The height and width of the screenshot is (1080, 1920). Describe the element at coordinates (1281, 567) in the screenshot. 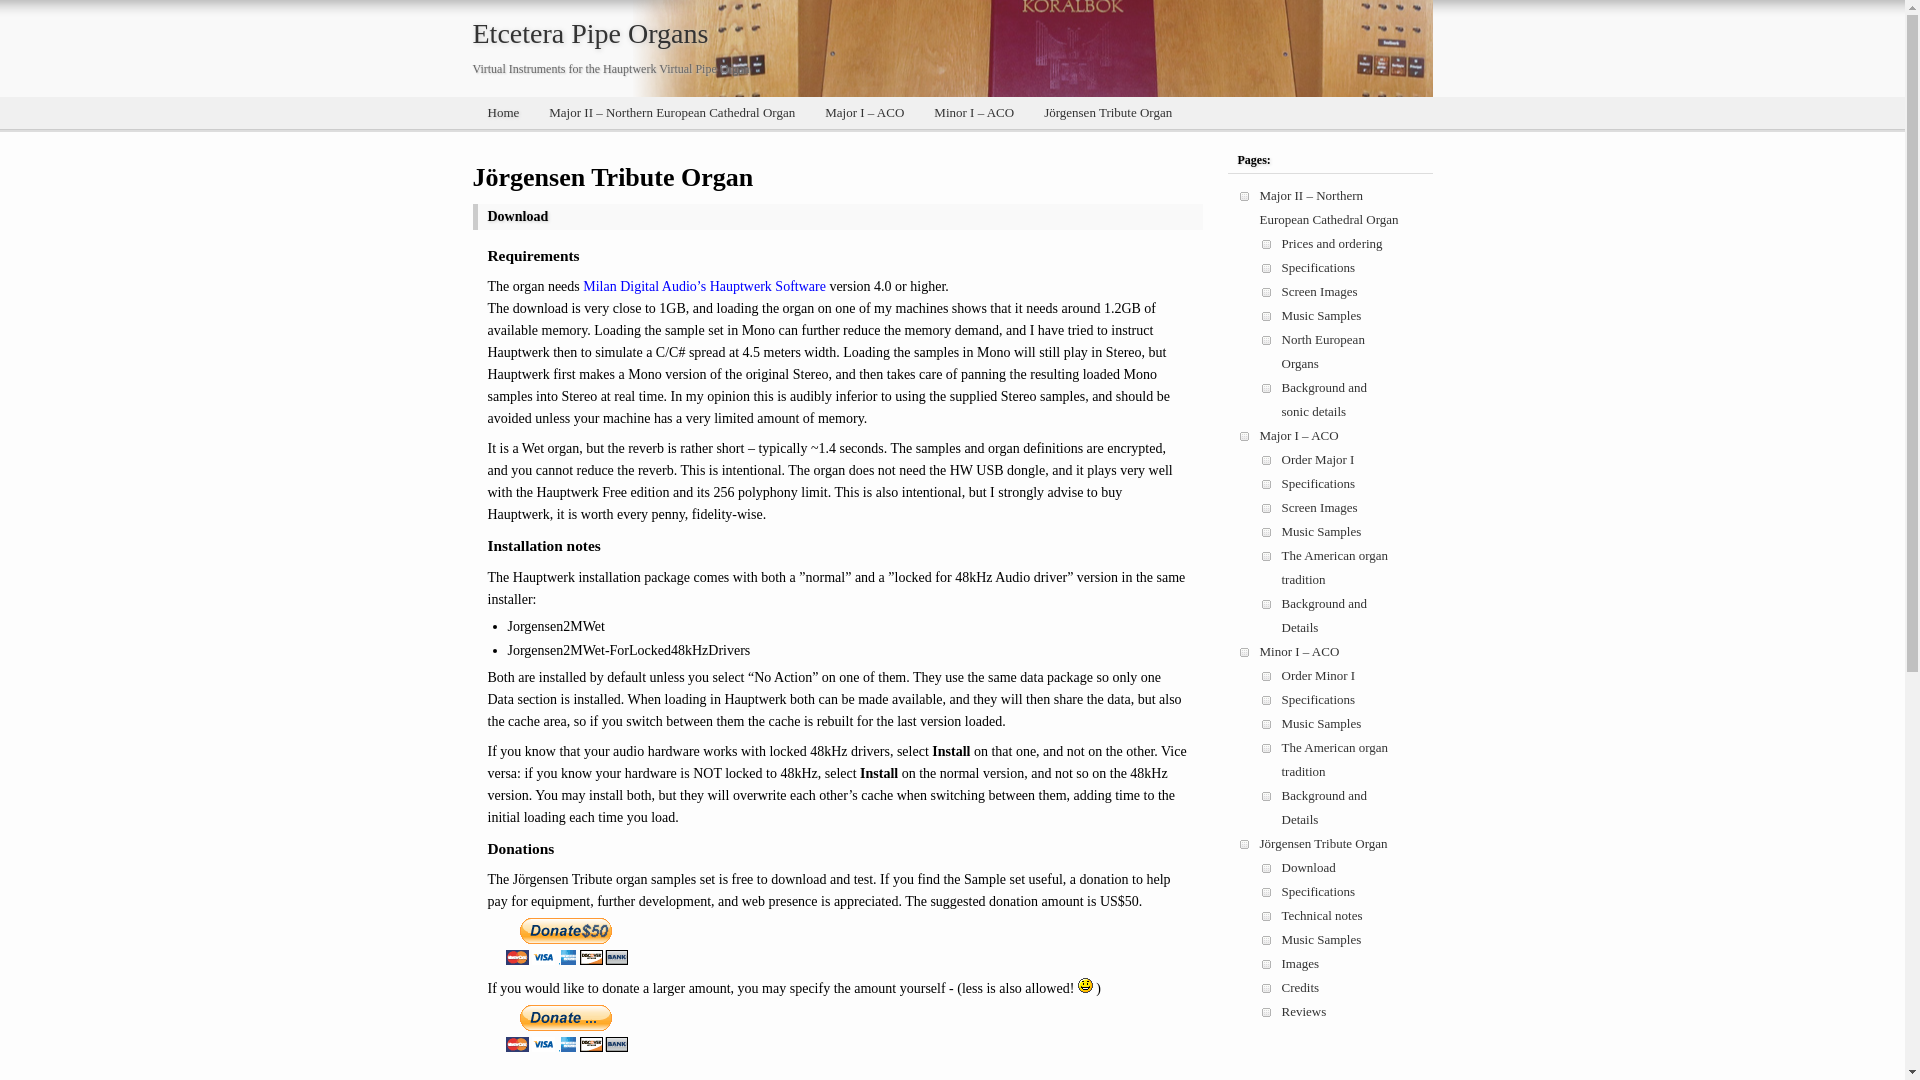

I see `'The American organ tradition'` at that location.